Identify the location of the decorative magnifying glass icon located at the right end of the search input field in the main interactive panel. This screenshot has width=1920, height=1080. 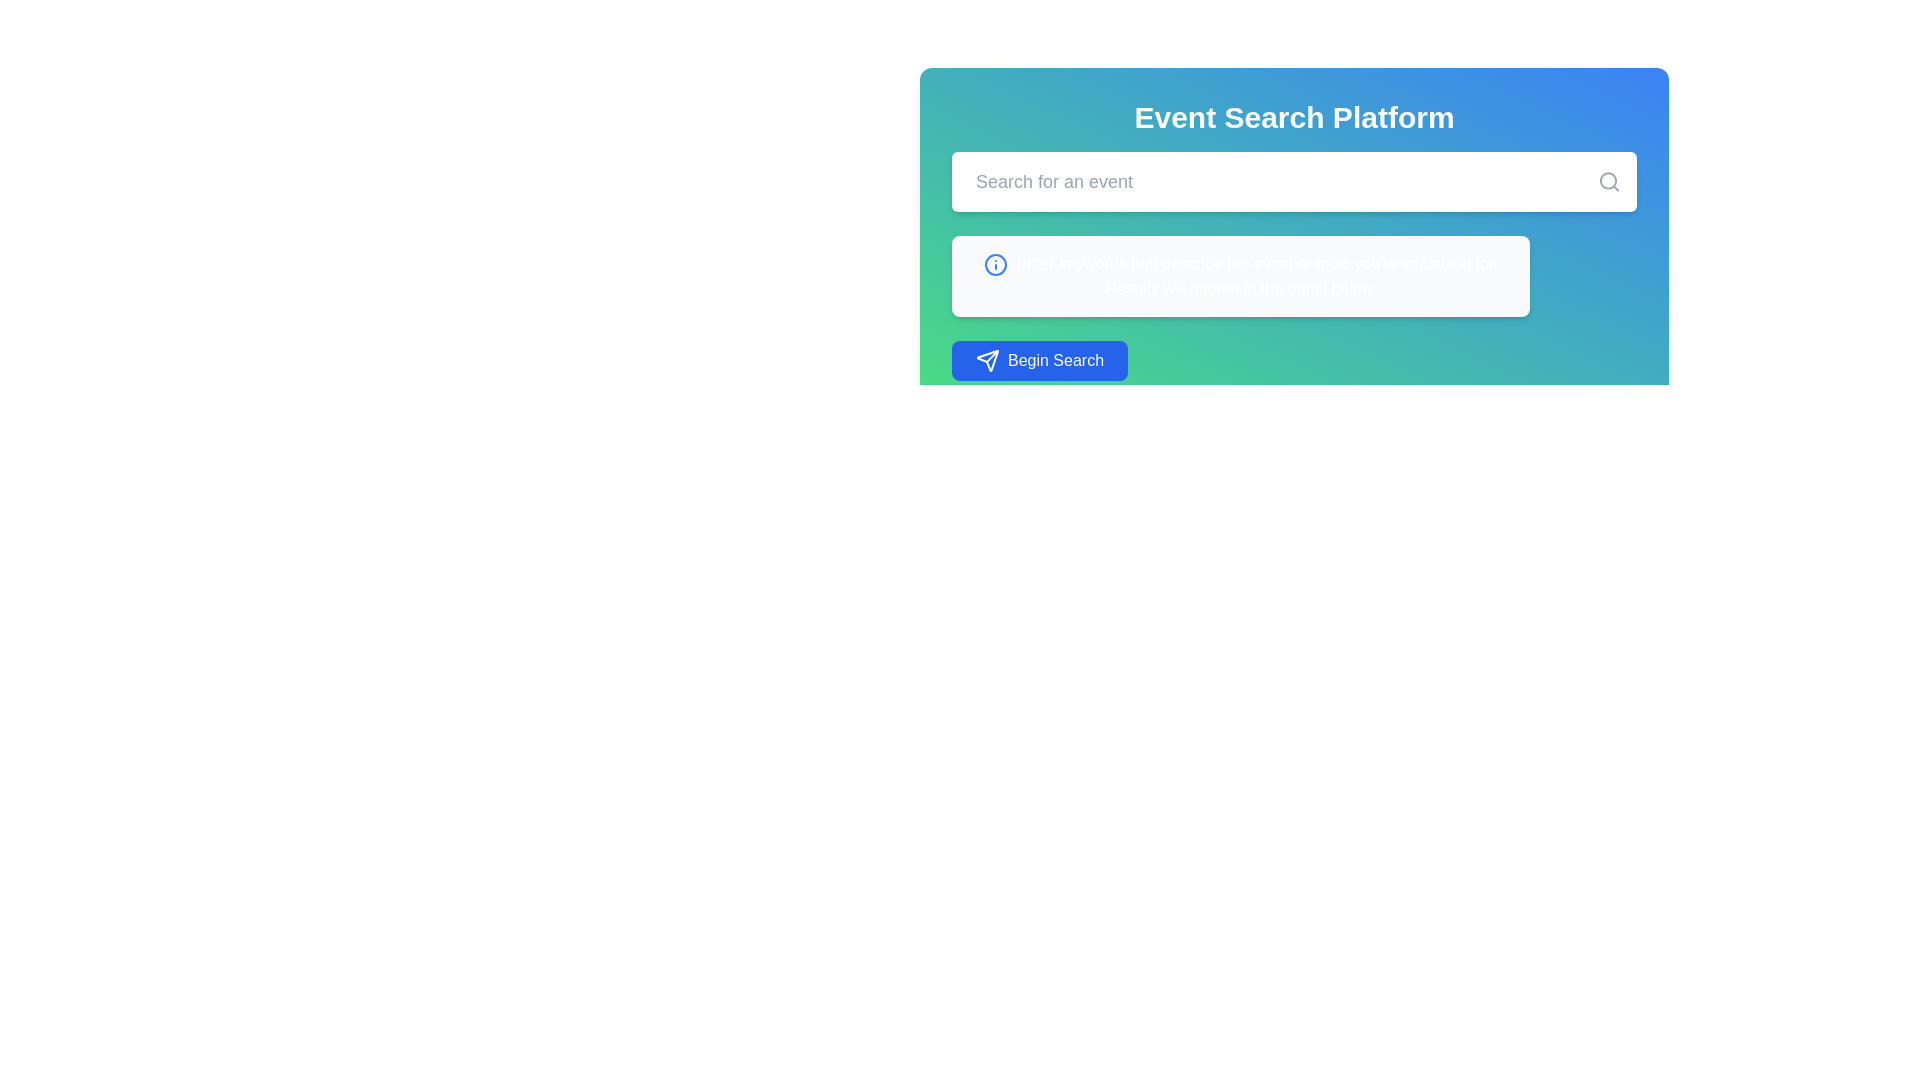
(1608, 181).